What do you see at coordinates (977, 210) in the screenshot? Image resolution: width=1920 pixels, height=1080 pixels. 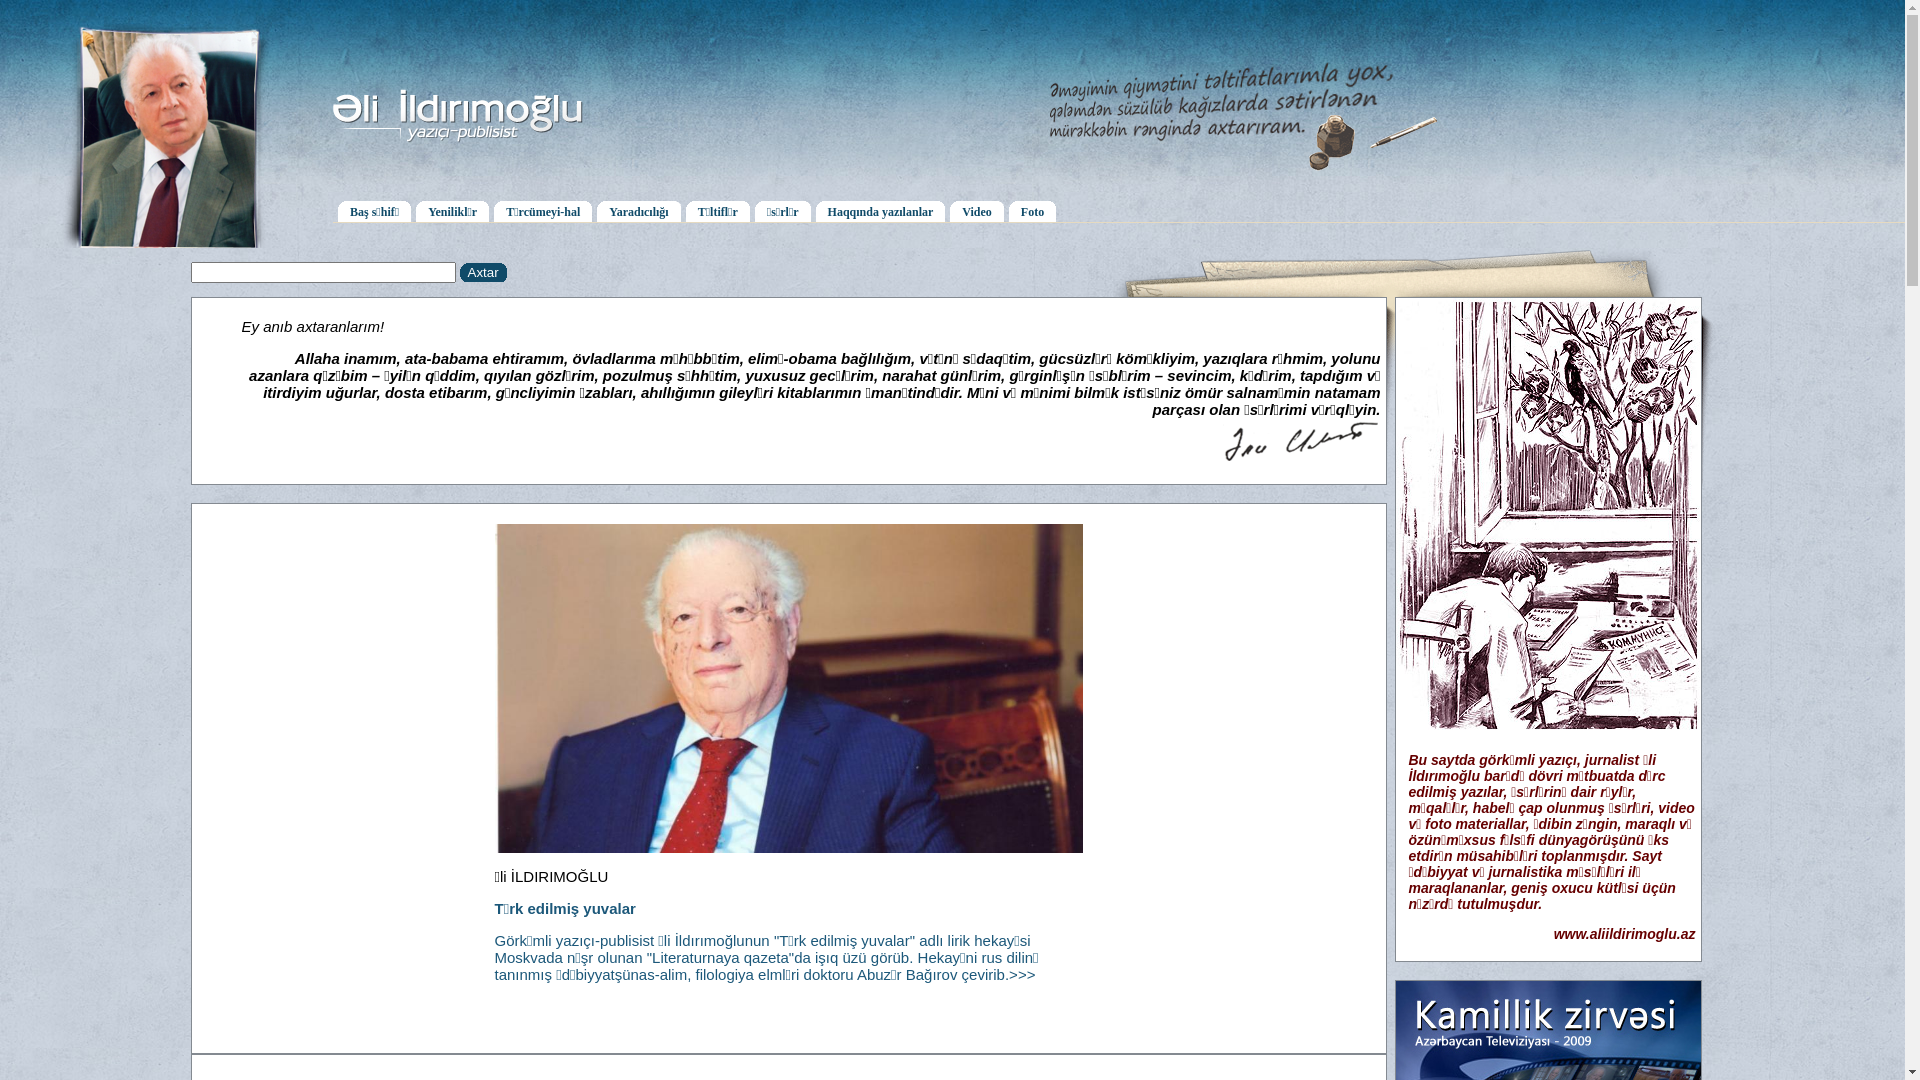 I see `'Video'` at bounding box center [977, 210].